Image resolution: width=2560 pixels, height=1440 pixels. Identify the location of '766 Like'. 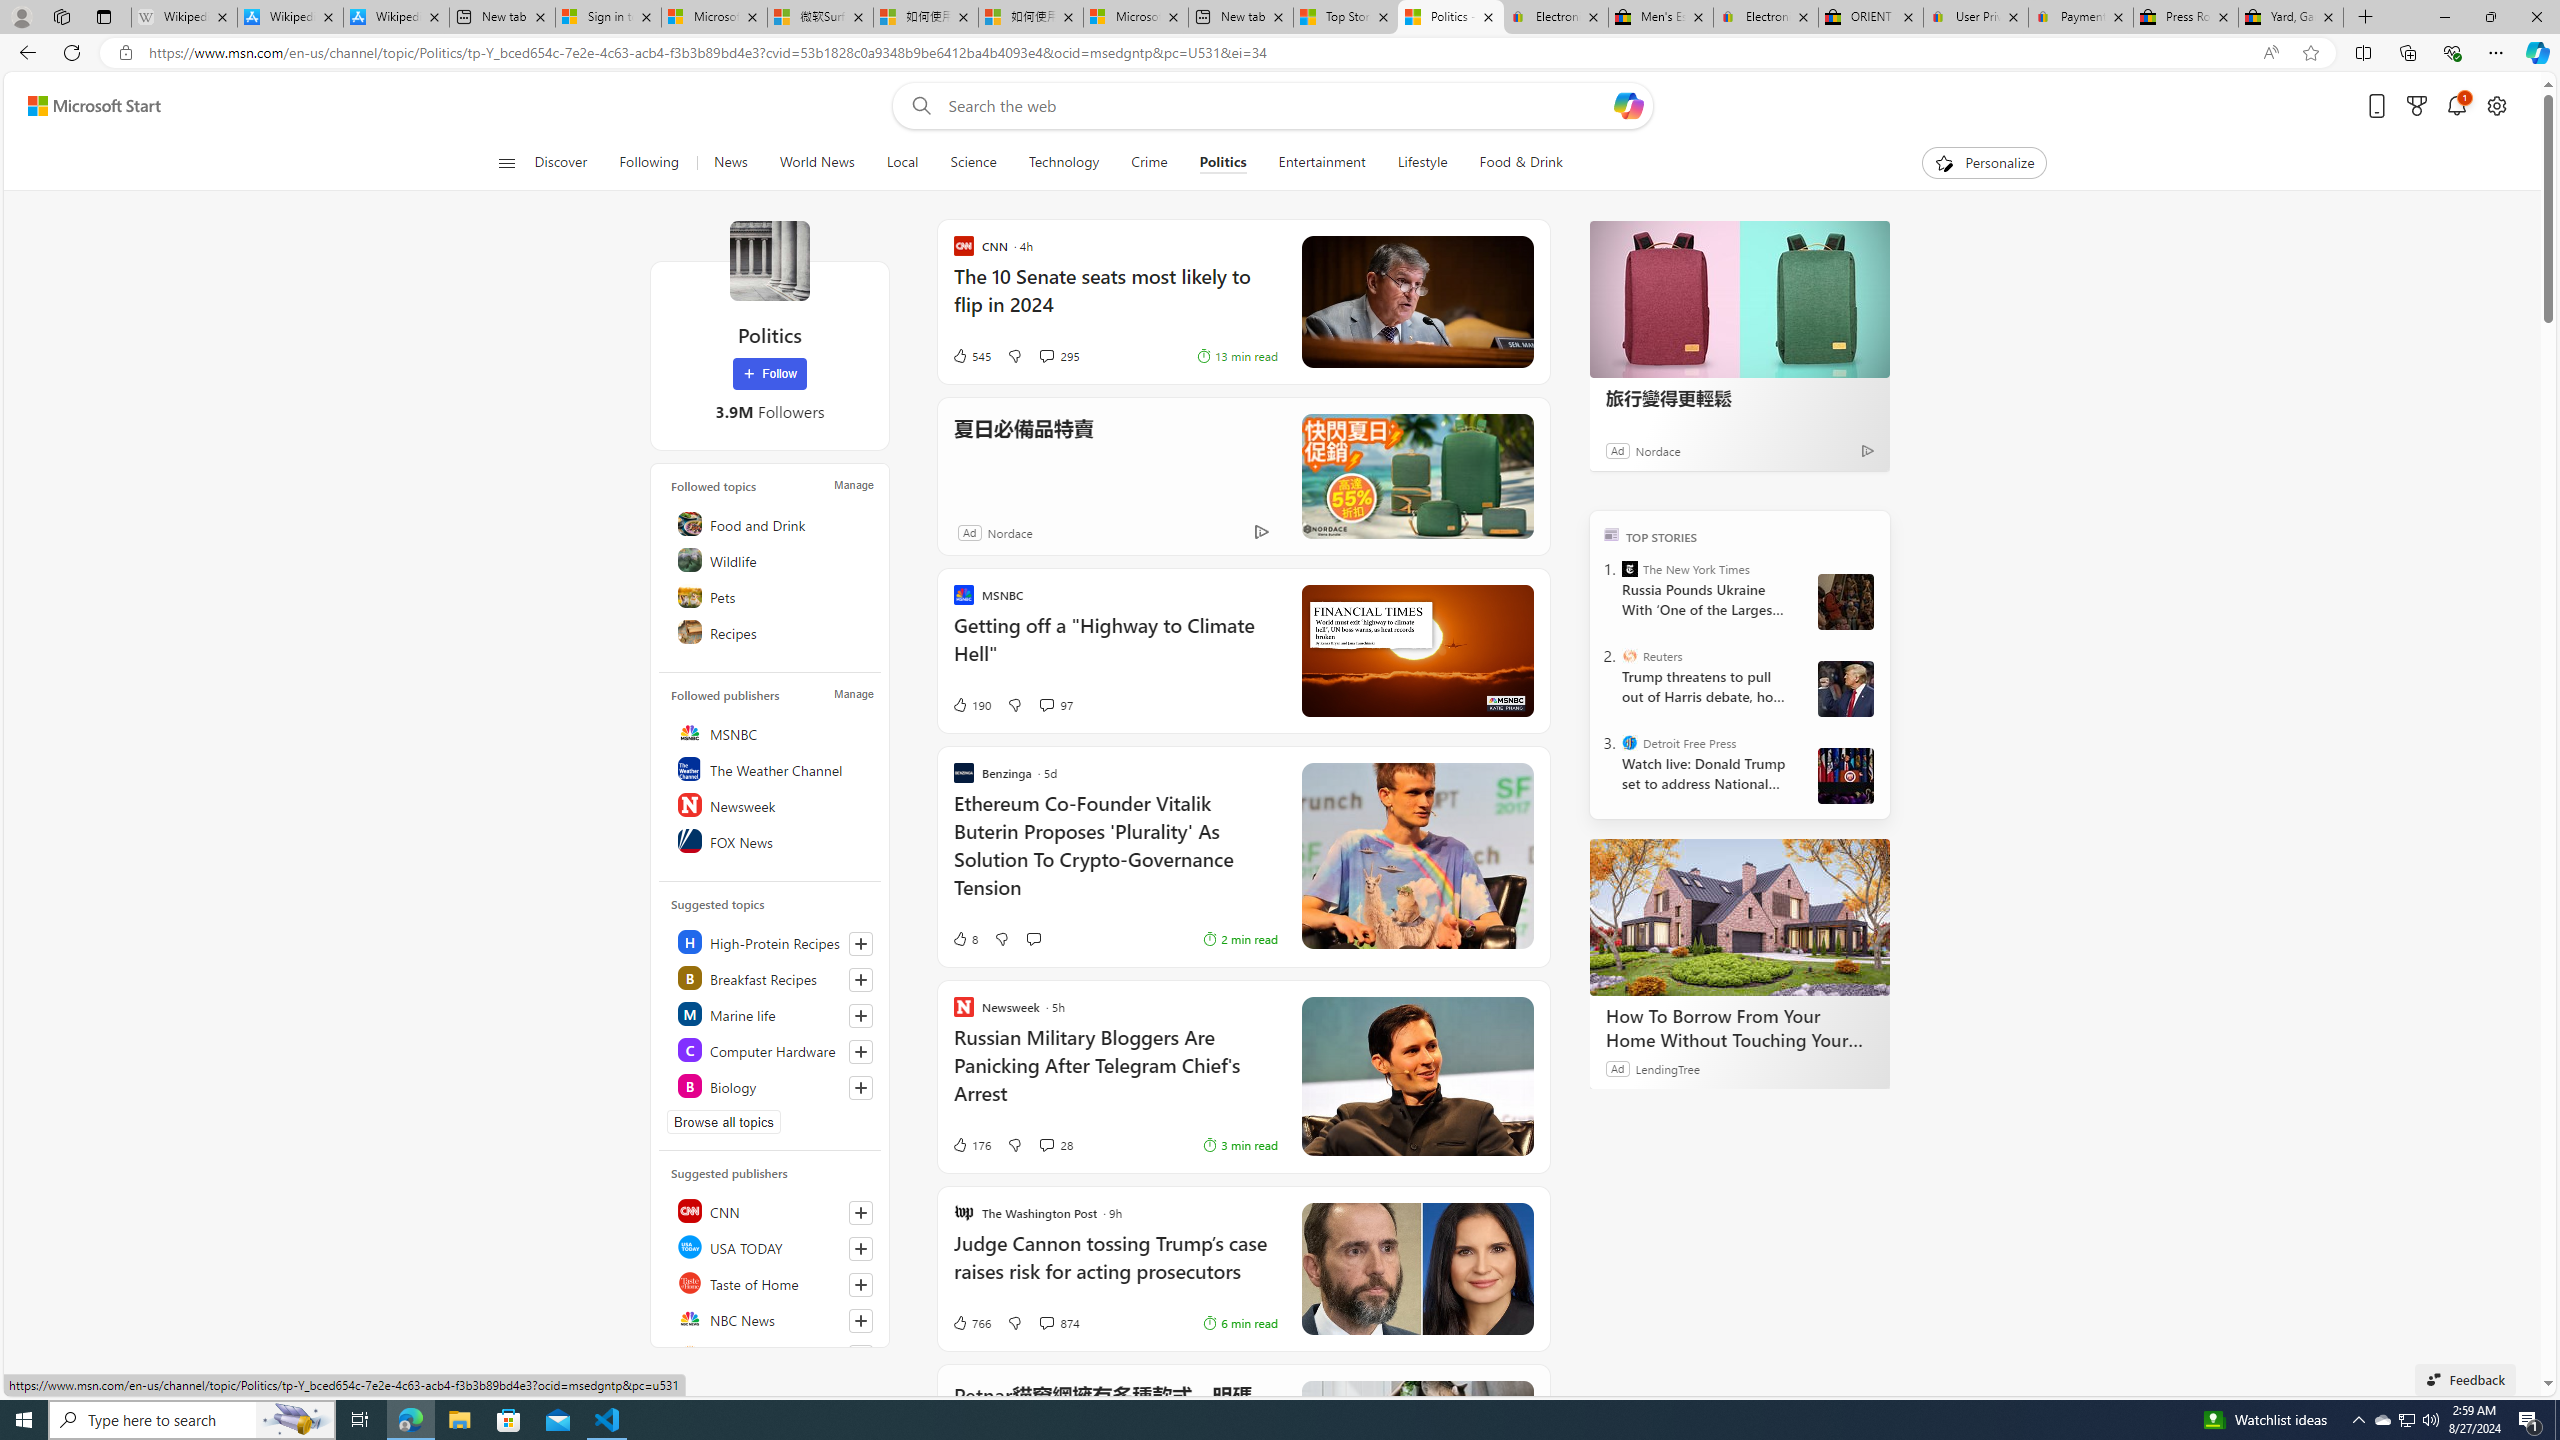
(970, 1321).